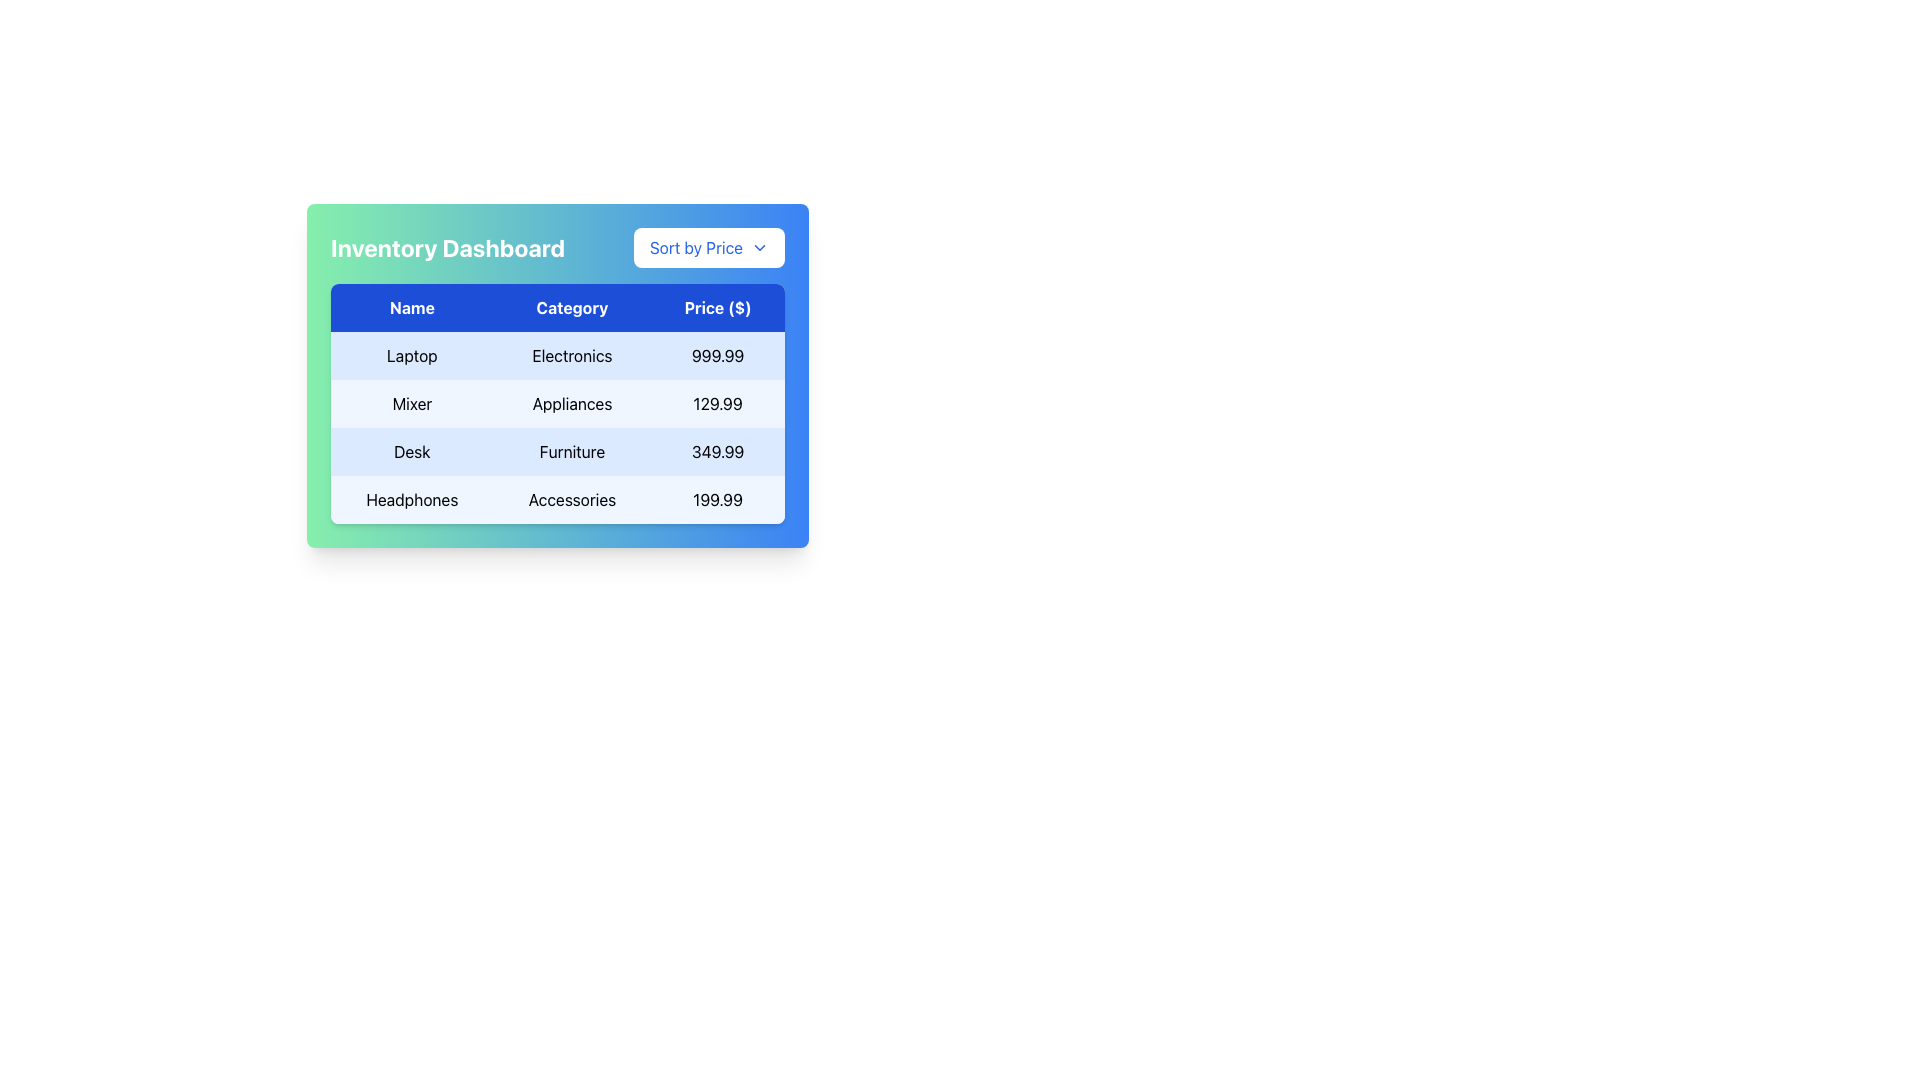 The image size is (1920, 1080). I want to click on the text label displaying 'Furniture' in the 'Category' column of the table, specifically located in the third row for the 'Desk' product line, so click(571, 451).